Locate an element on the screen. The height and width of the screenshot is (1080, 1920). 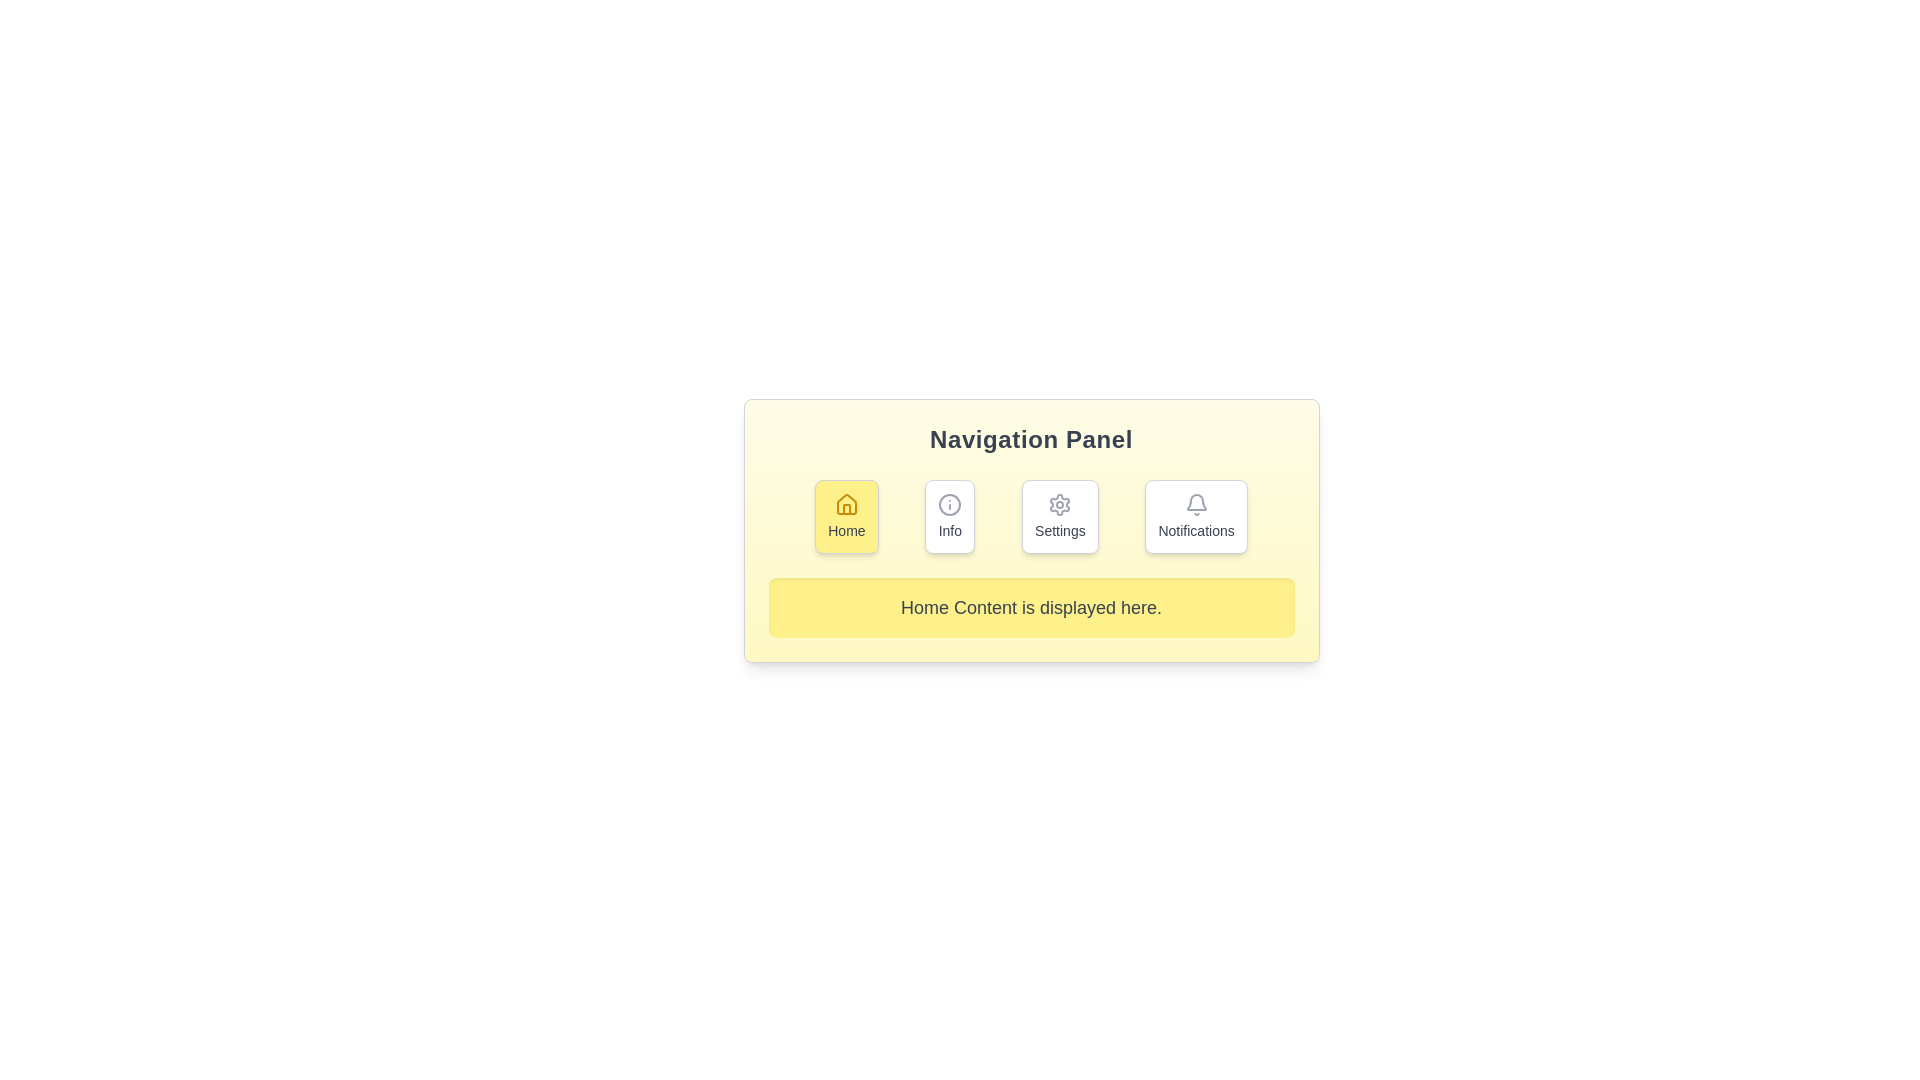
the notifications icon, which is centrally located within the 'Notifications' button group and visually represents alerts or updates is located at coordinates (1196, 504).